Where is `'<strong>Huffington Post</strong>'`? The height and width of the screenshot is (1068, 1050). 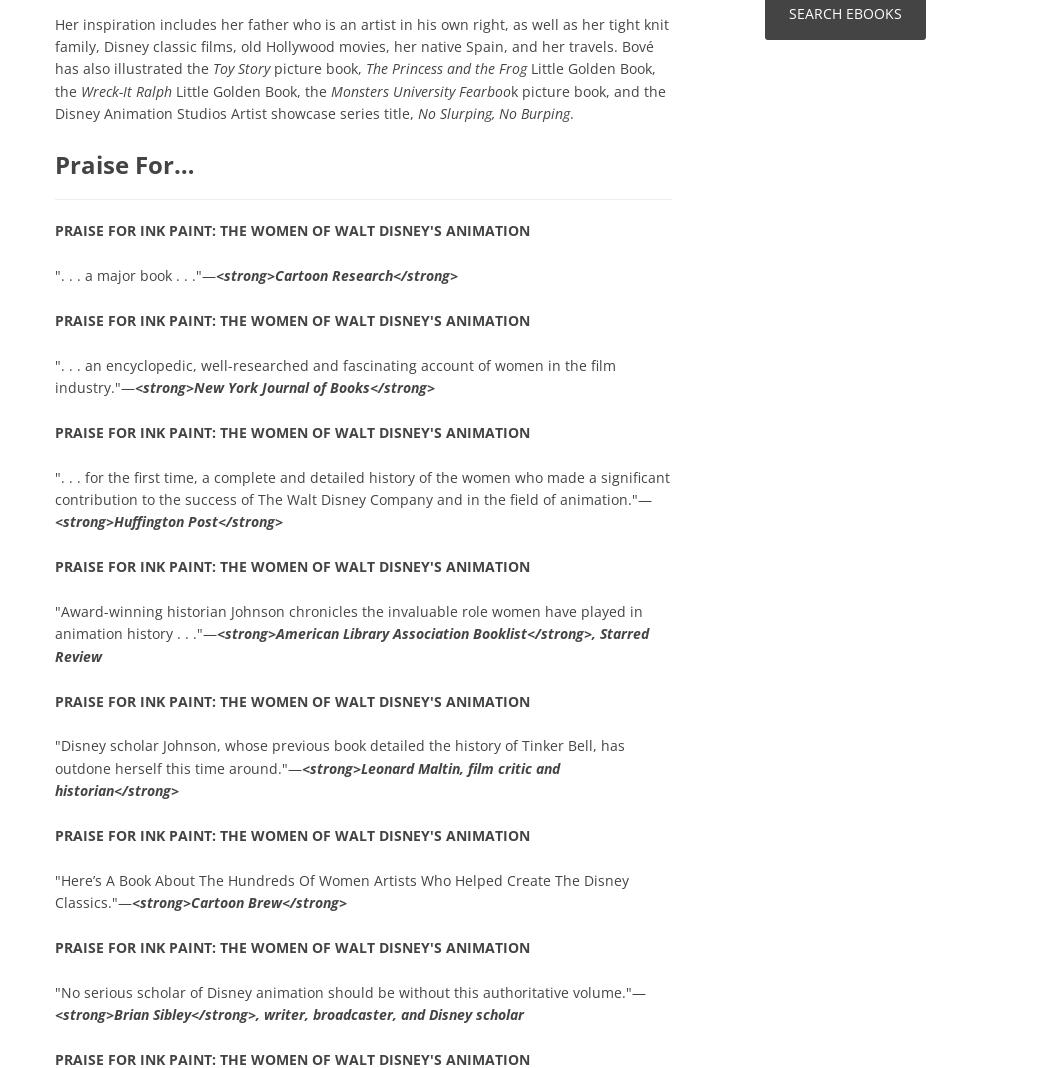
'<strong>Huffington Post</strong>' is located at coordinates (54, 521).